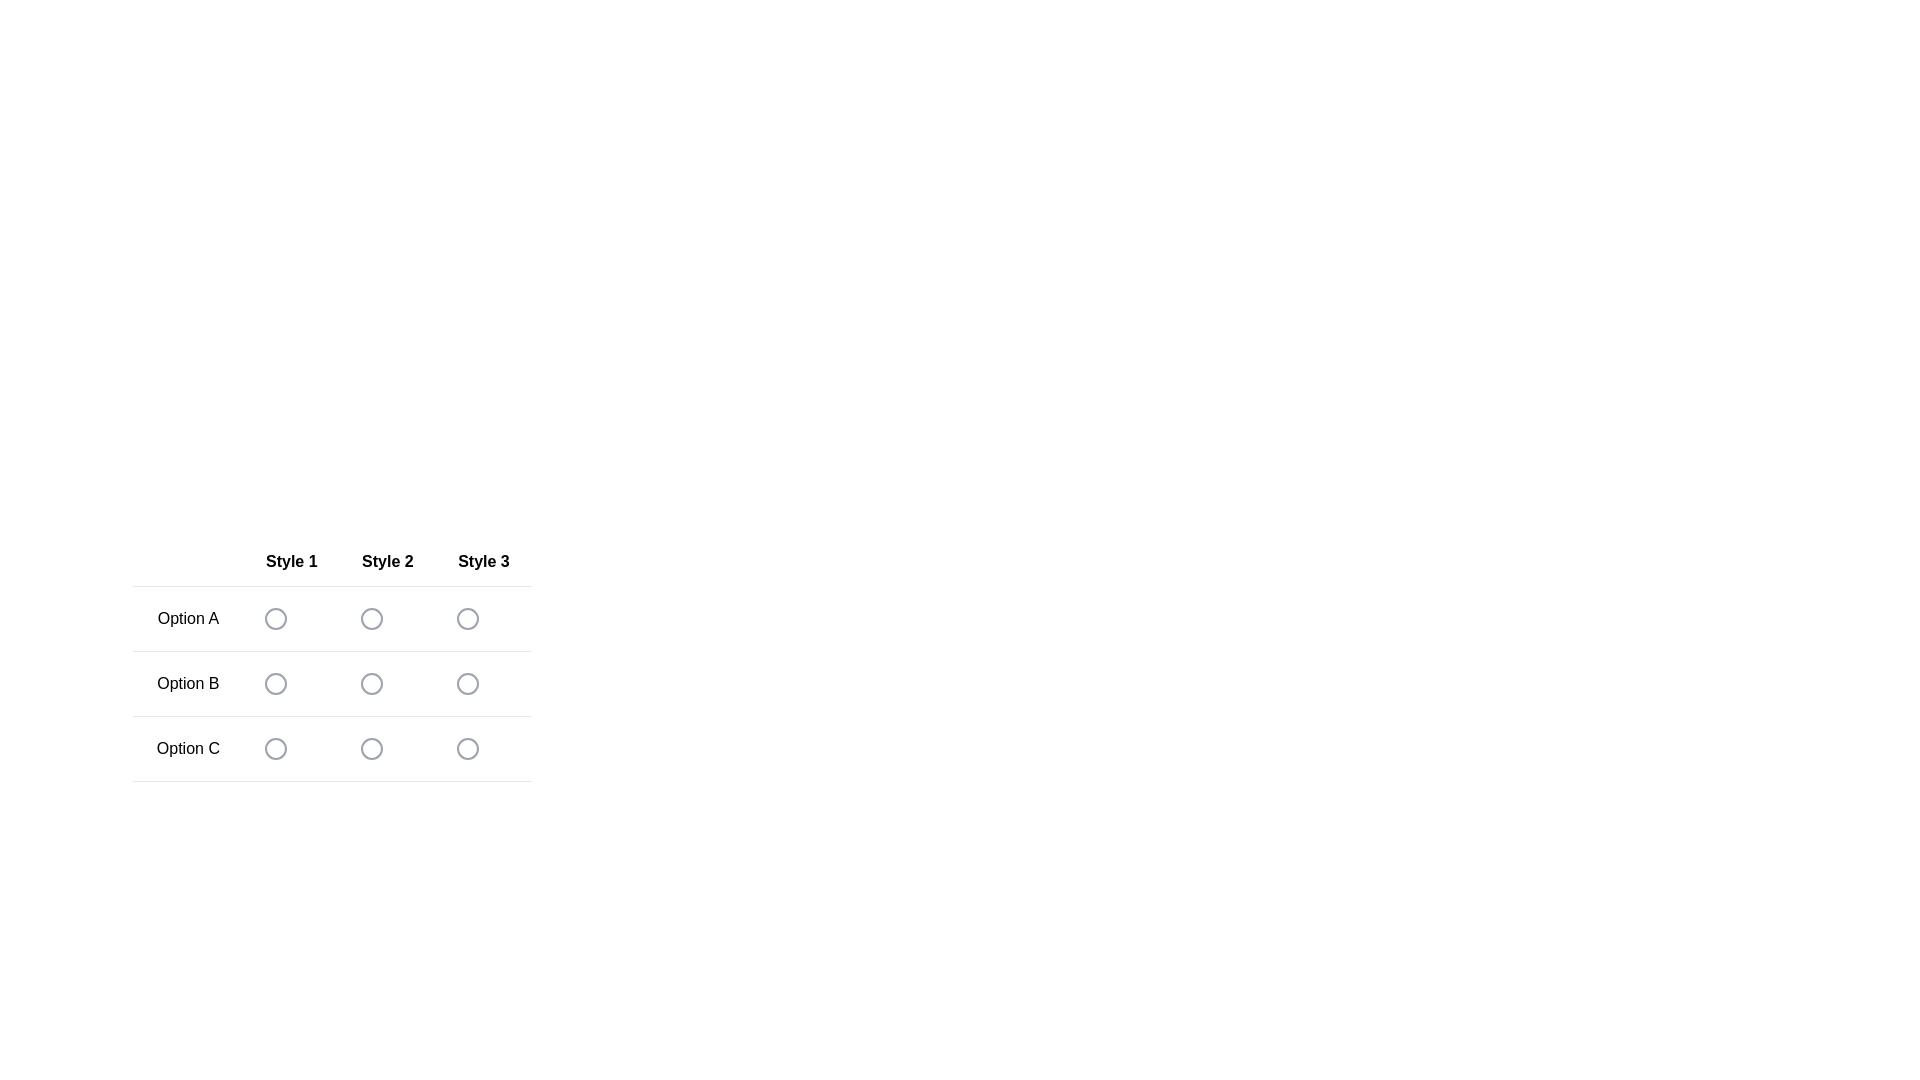  I want to click on the circular radio button located under the 'Style 2' header, beside 'Option A', so click(371, 617).